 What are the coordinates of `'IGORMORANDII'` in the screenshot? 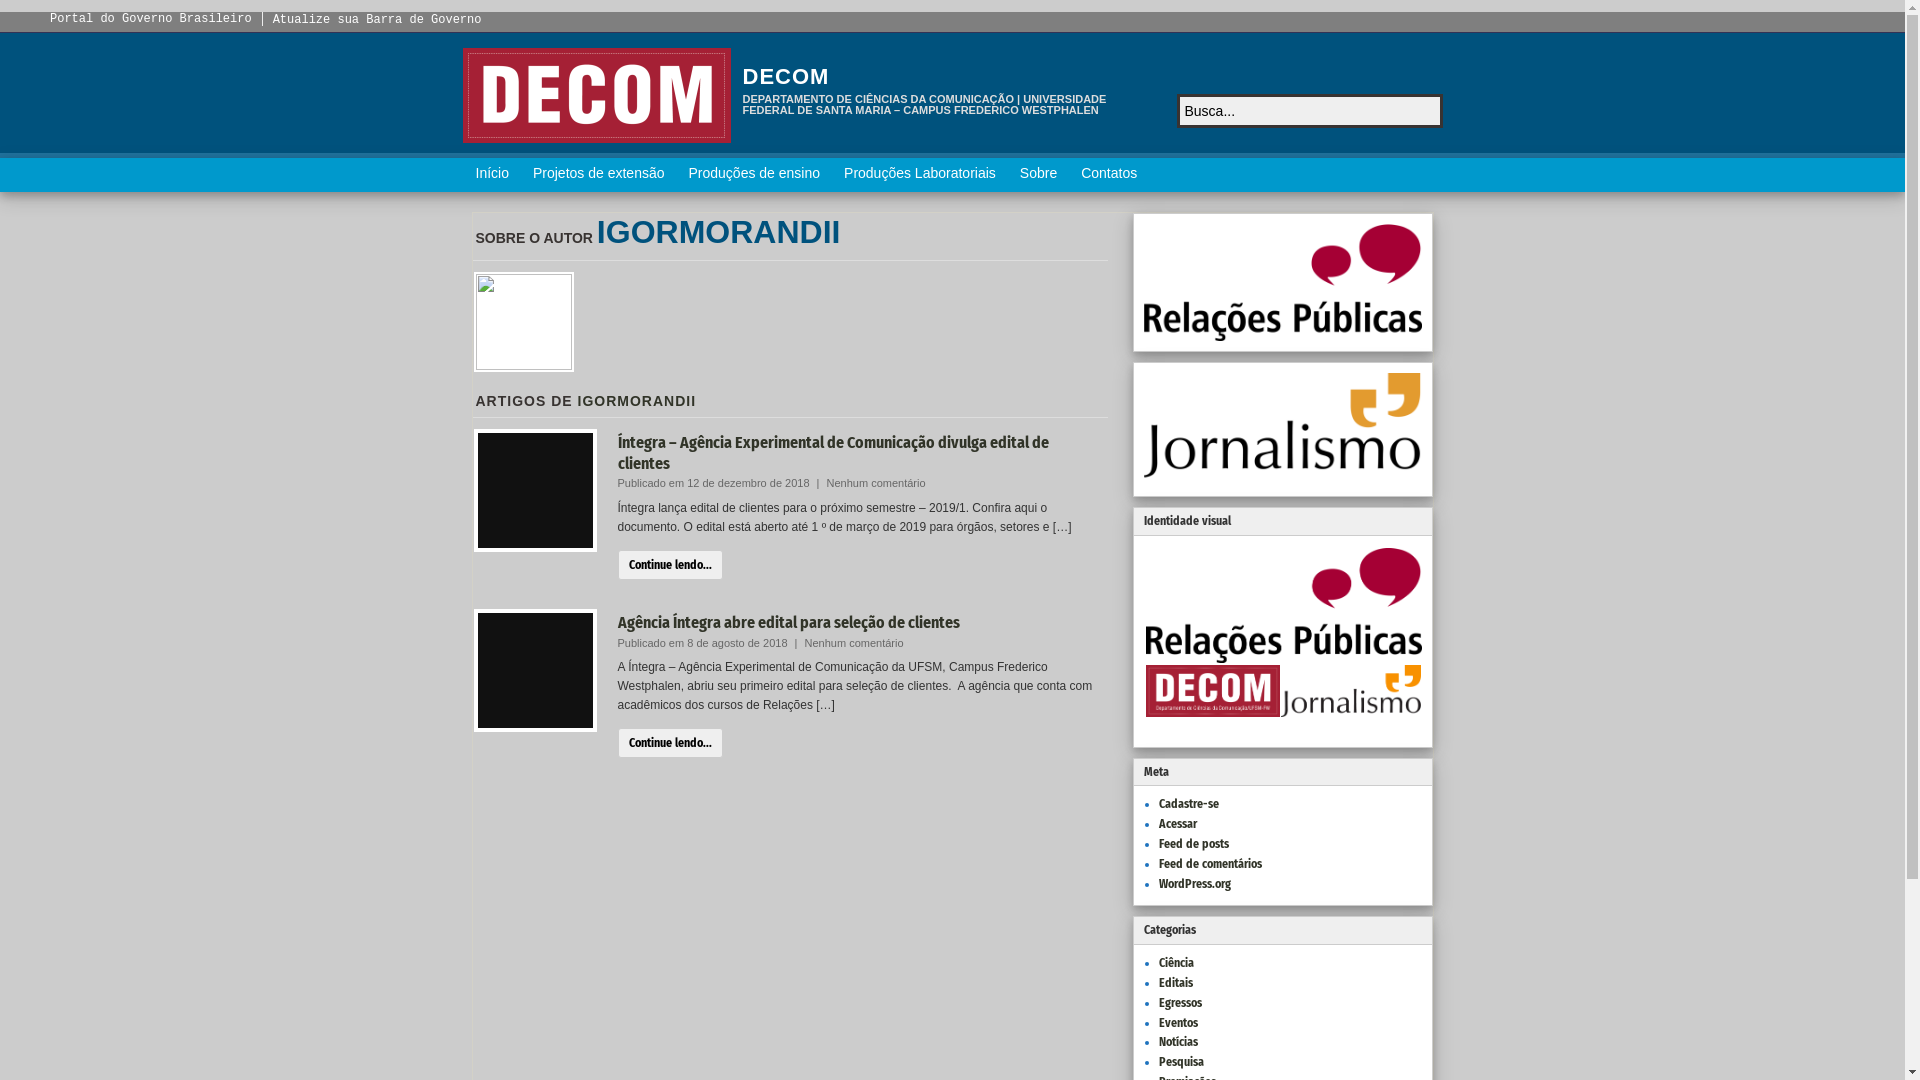 It's located at (719, 230).